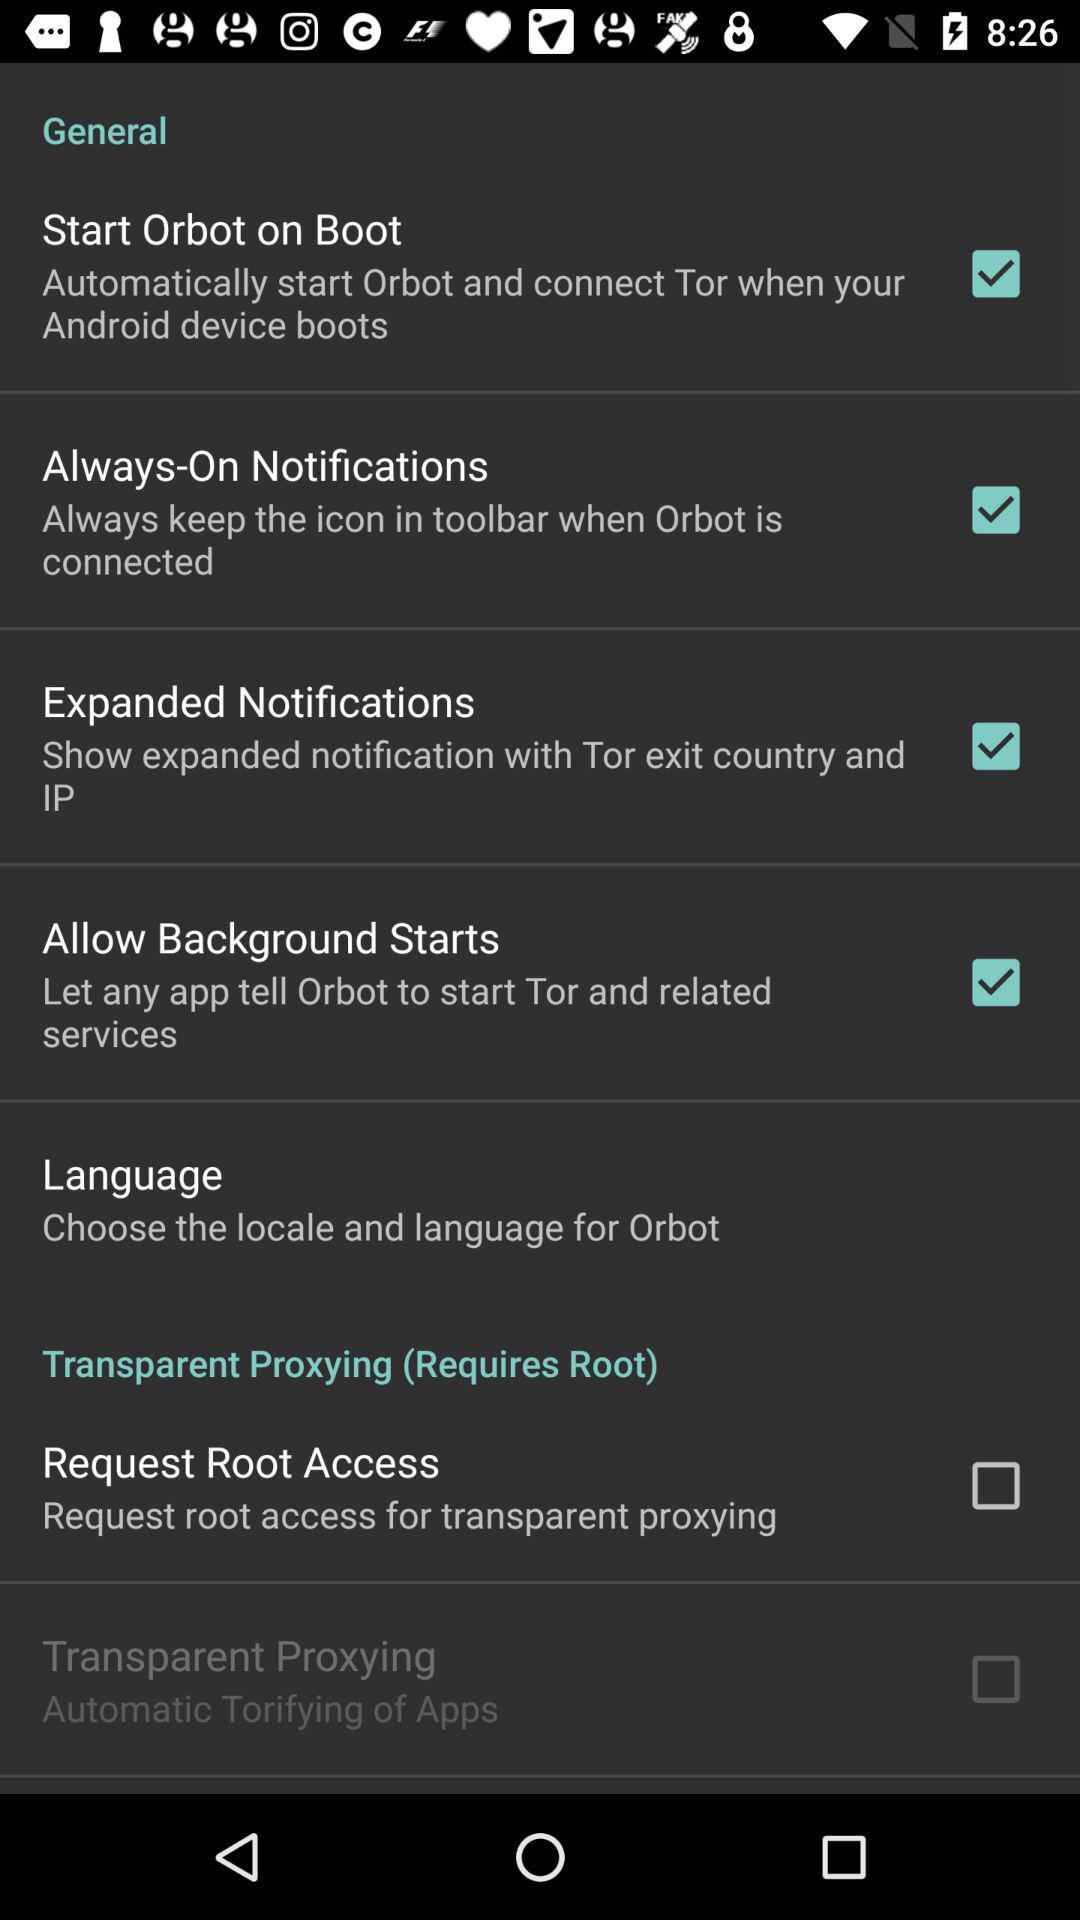  I want to click on the always keep the, so click(477, 538).